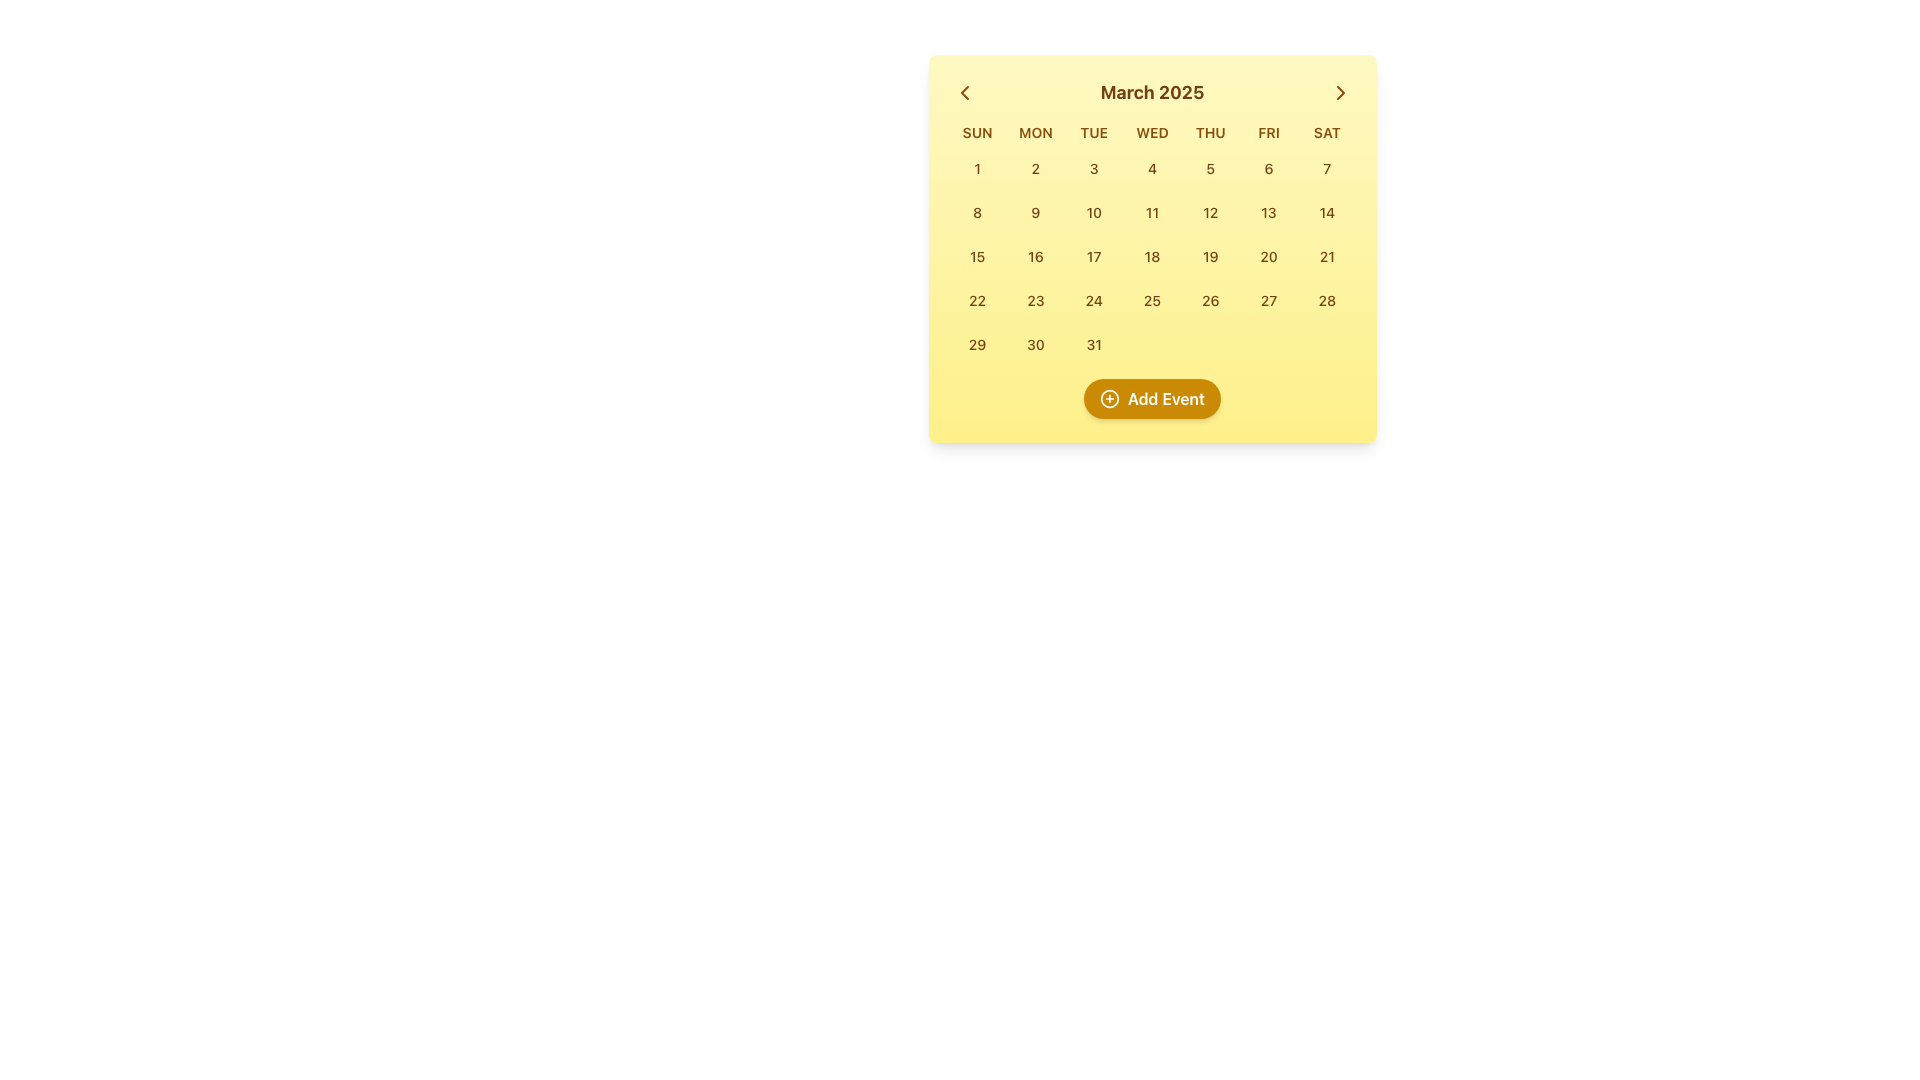 This screenshot has height=1080, width=1920. I want to click on the calendar date cell representing the second day of March 2025, located under the Monday header in the calendar grid, so click(1035, 168).